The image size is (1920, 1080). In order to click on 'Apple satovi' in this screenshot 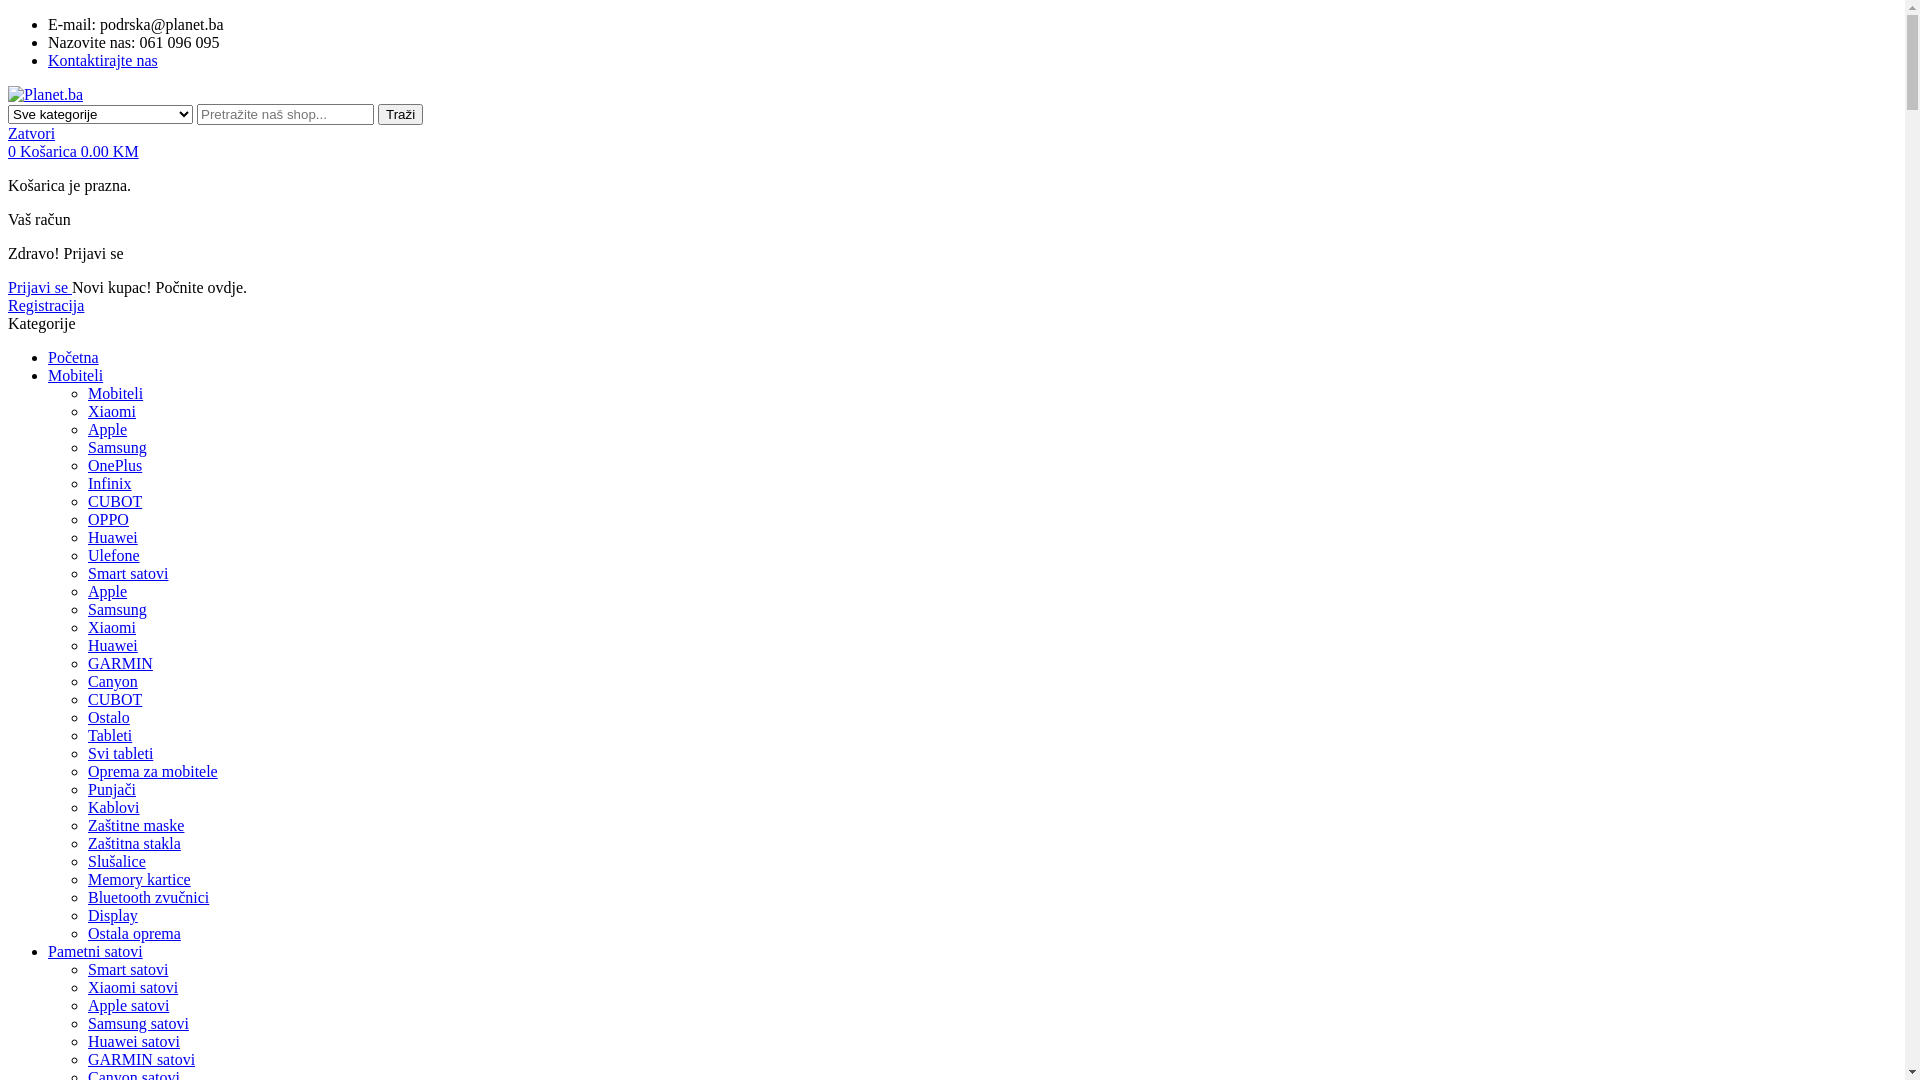, I will do `click(86, 1005)`.